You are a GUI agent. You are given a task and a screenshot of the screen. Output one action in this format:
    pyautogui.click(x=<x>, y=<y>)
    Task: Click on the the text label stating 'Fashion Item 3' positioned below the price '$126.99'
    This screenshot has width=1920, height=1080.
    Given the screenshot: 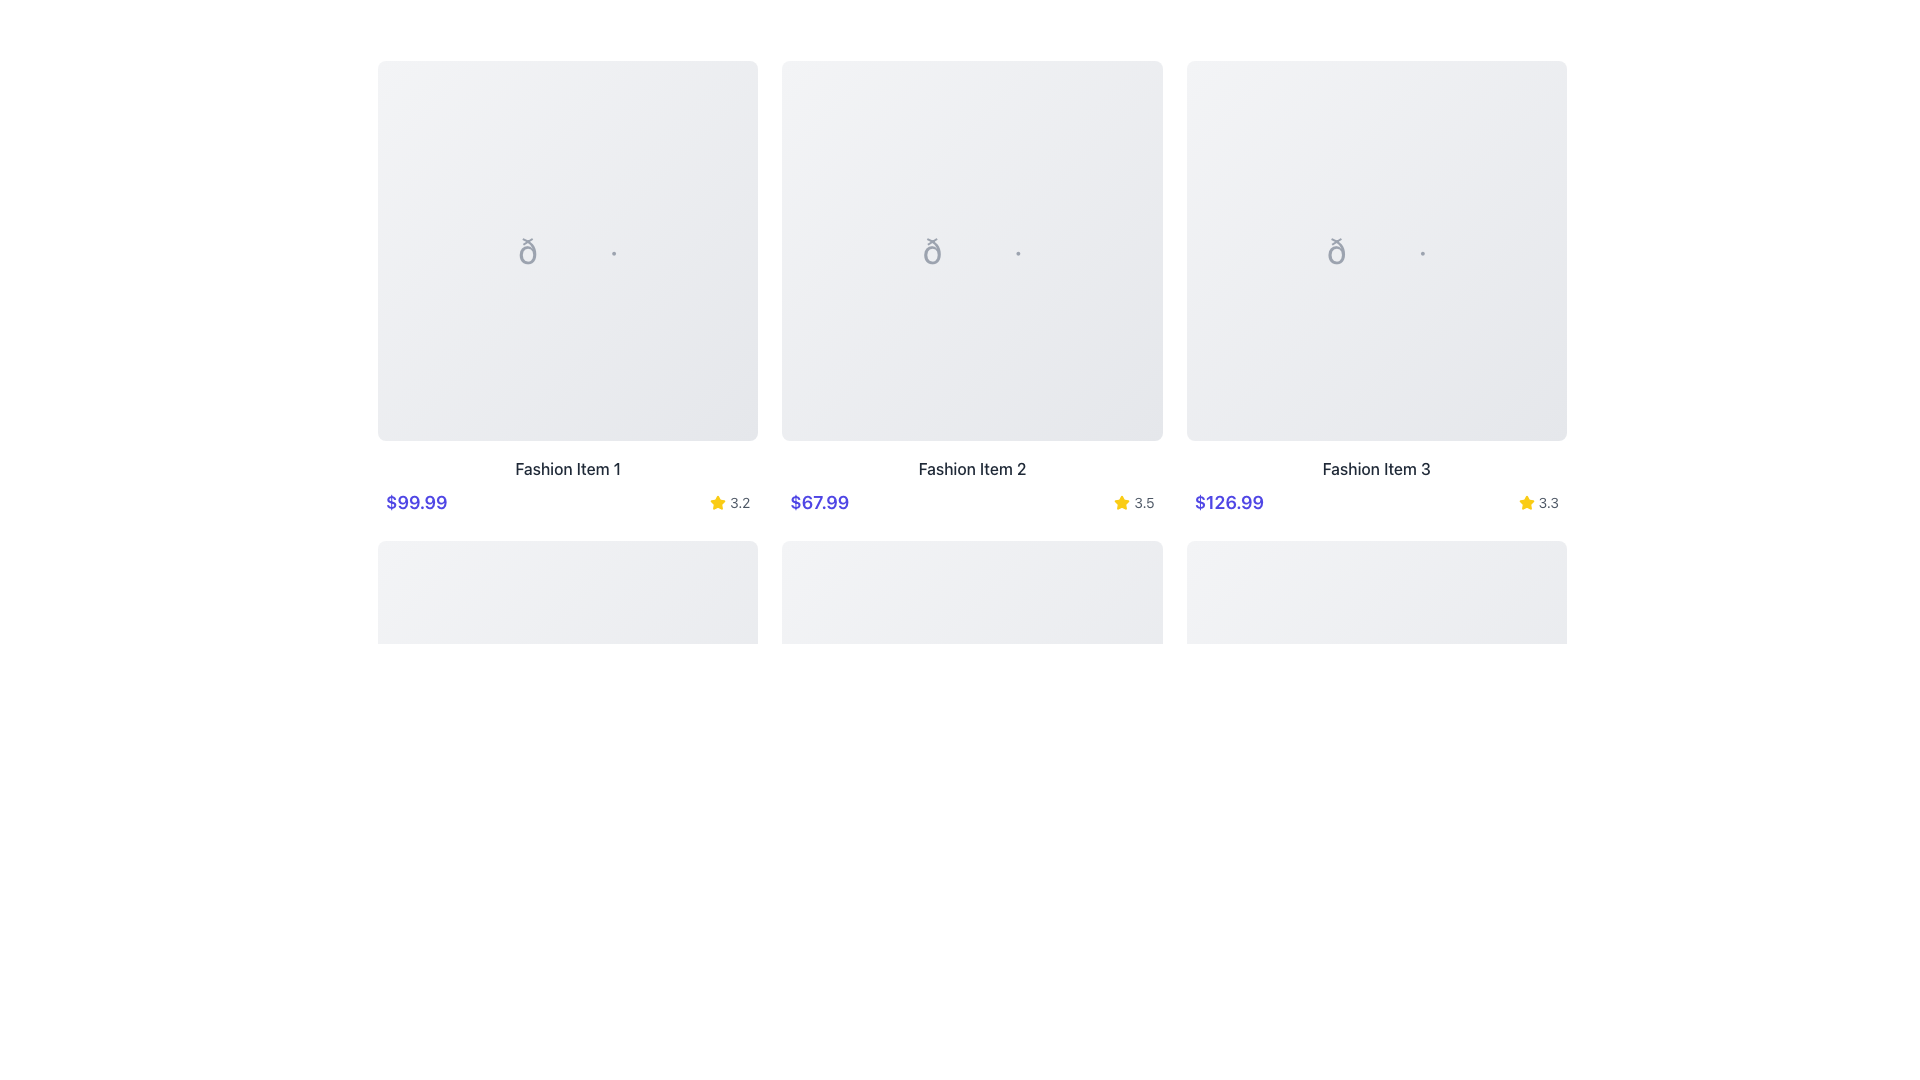 What is the action you would take?
    pyautogui.click(x=1375, y=469)
    